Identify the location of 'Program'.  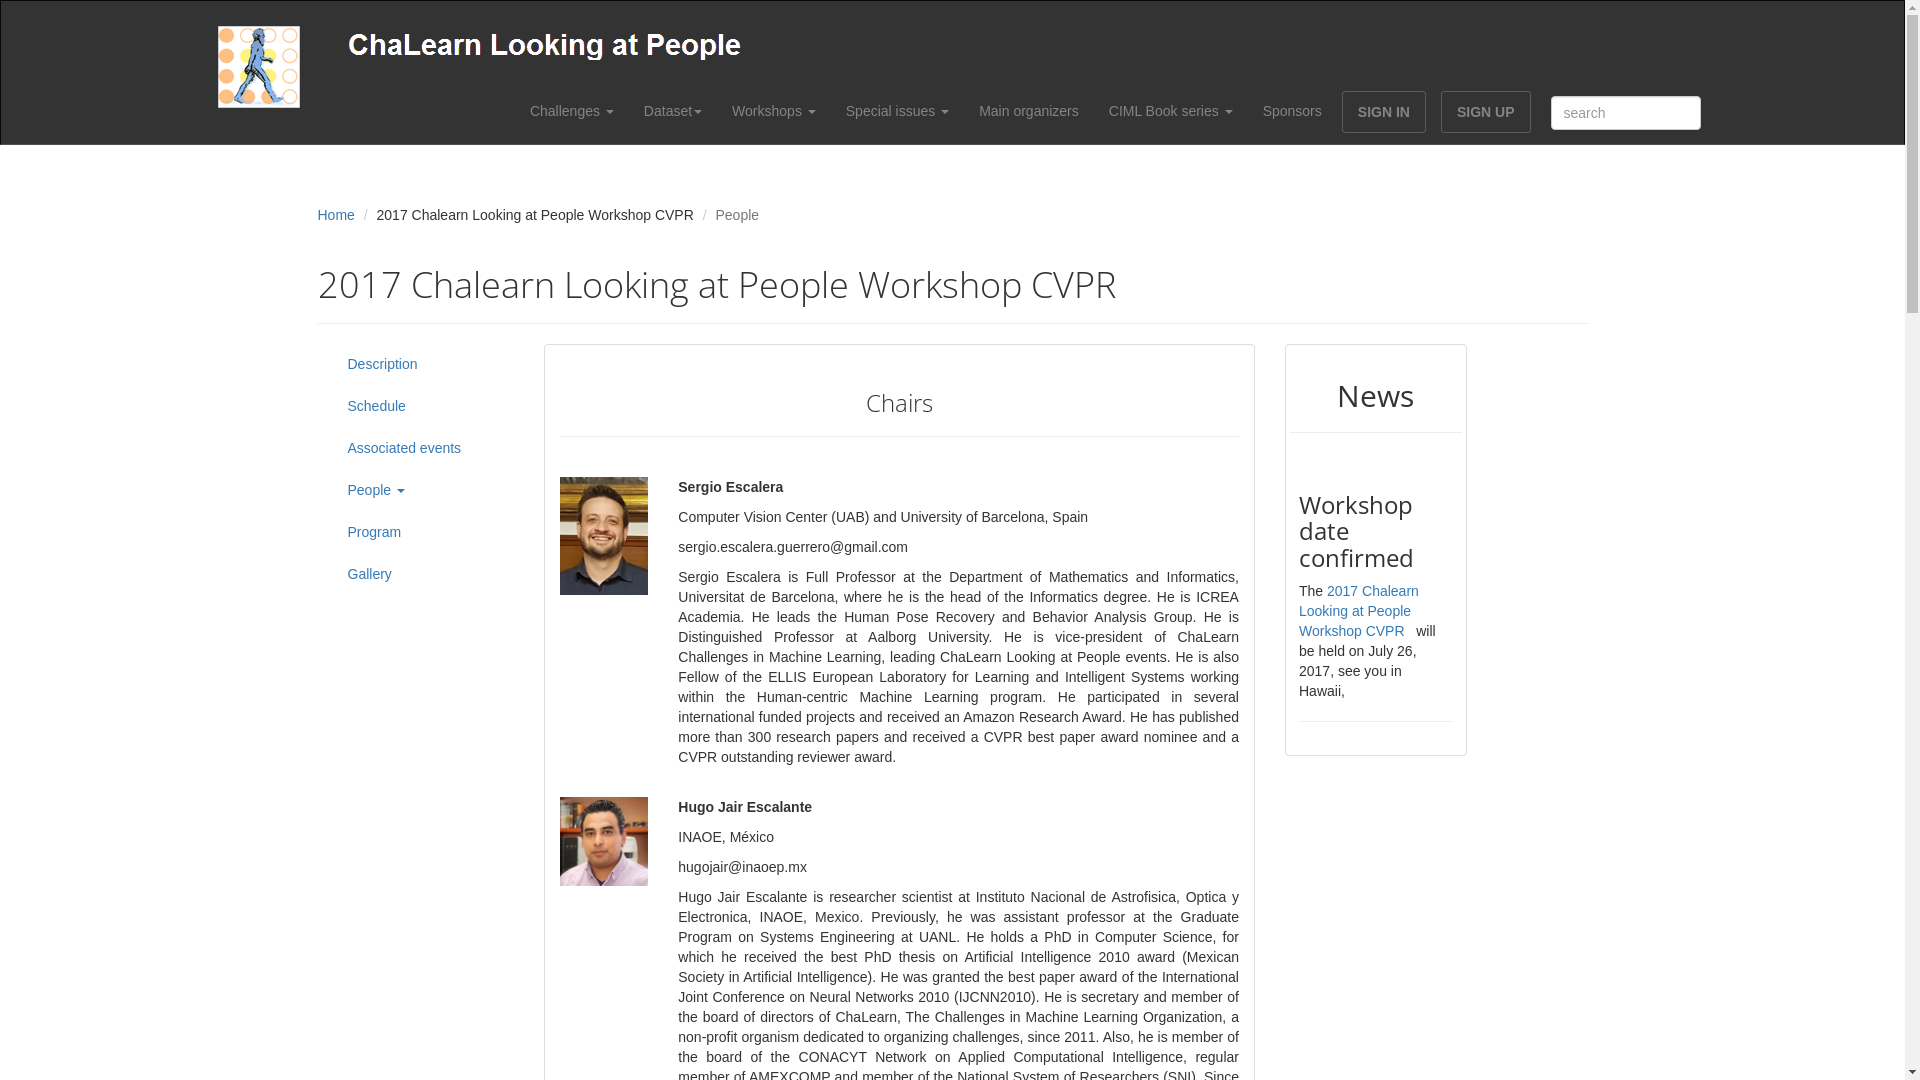
(421, 531).